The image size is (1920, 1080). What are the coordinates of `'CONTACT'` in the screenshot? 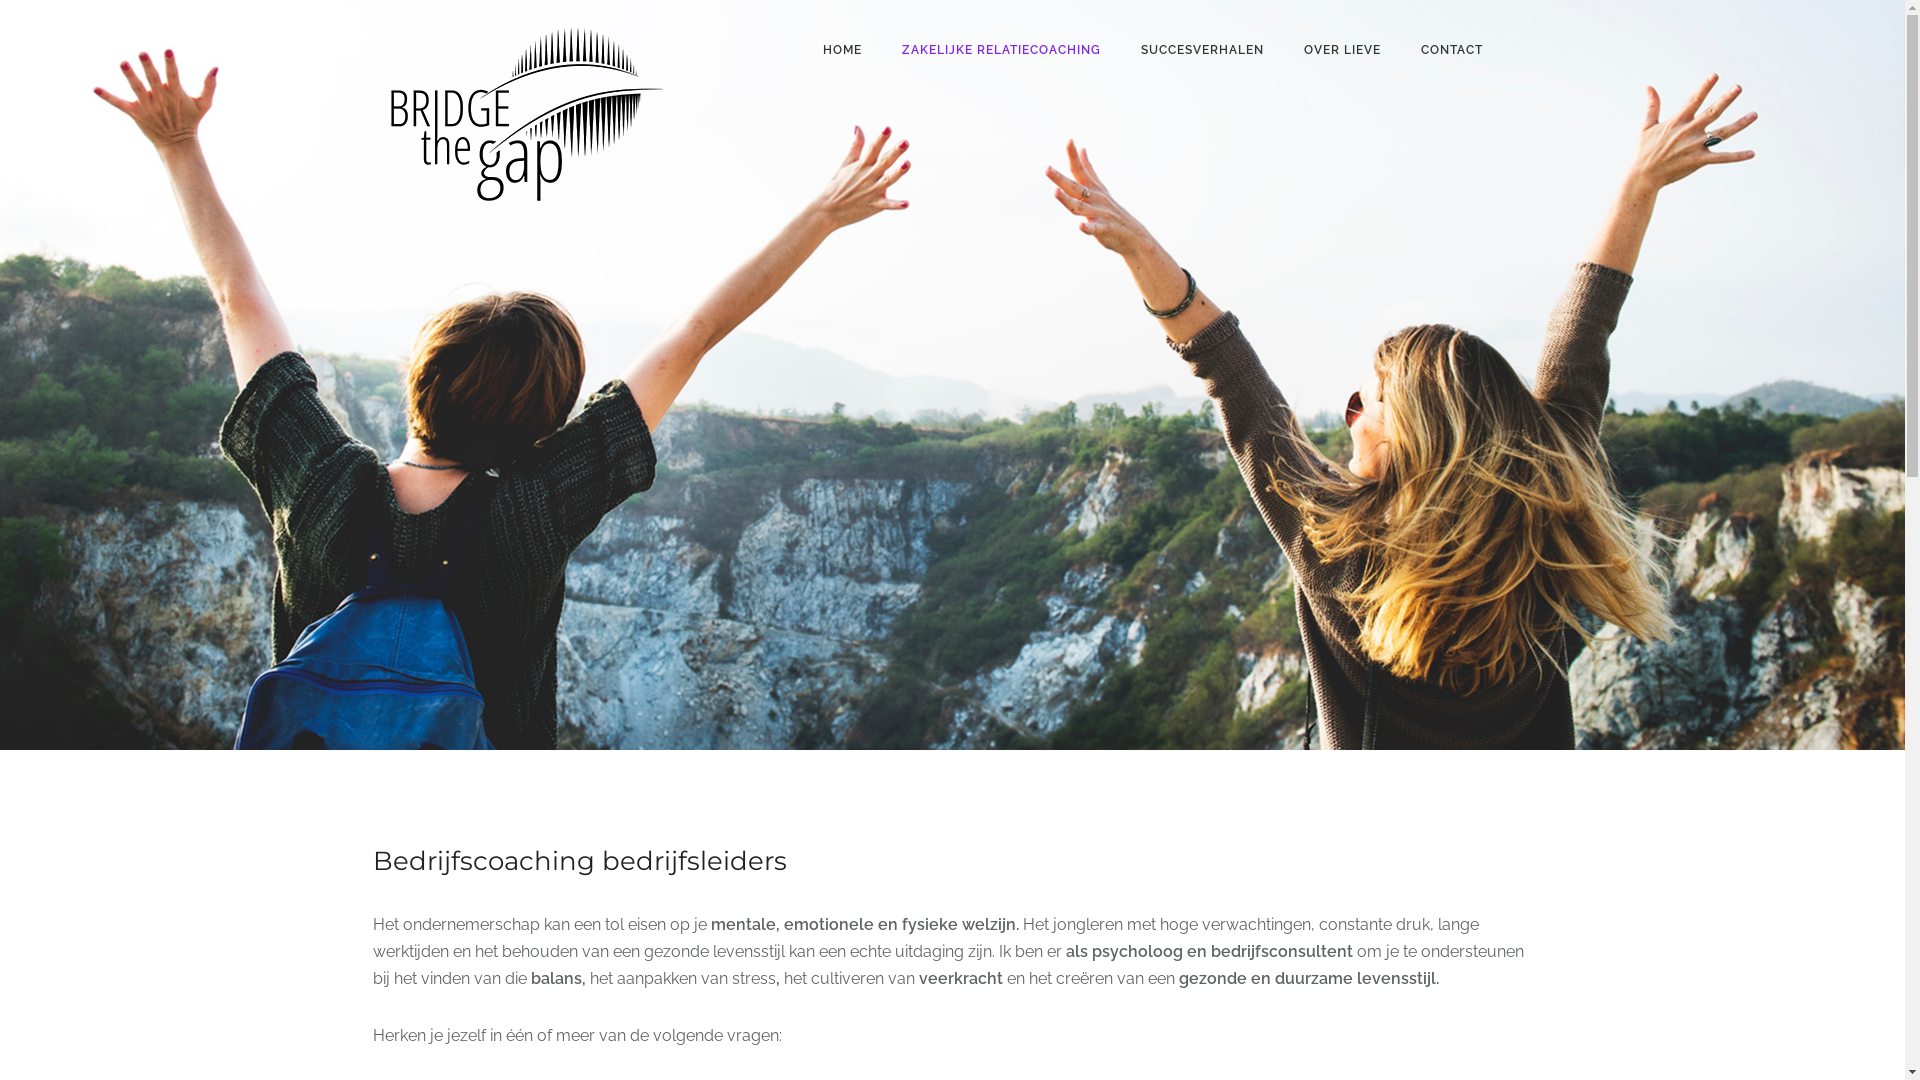 It's located at (1399, 49).